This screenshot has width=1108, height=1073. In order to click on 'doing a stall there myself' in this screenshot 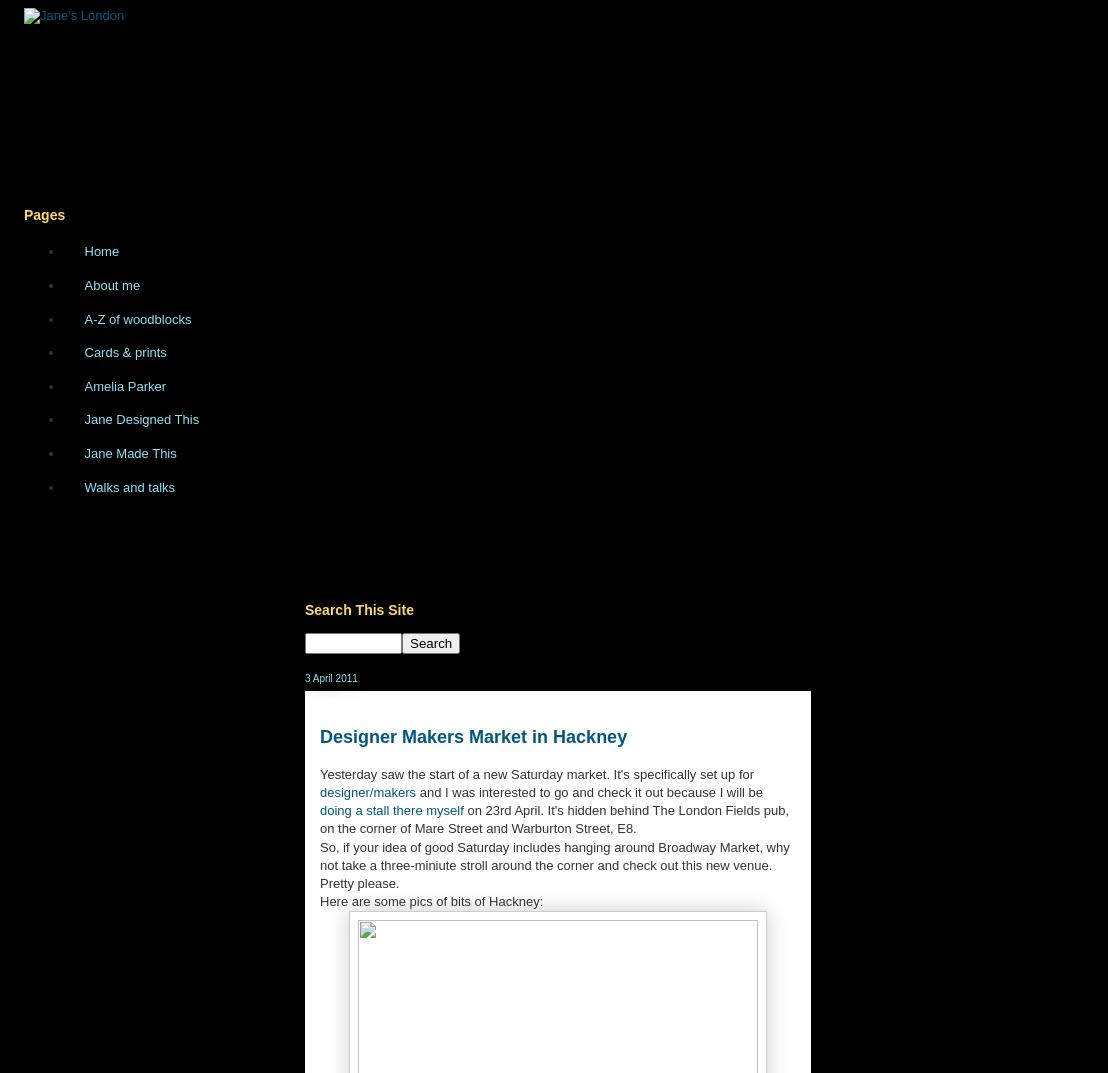, I will do `click(391, 810)`.